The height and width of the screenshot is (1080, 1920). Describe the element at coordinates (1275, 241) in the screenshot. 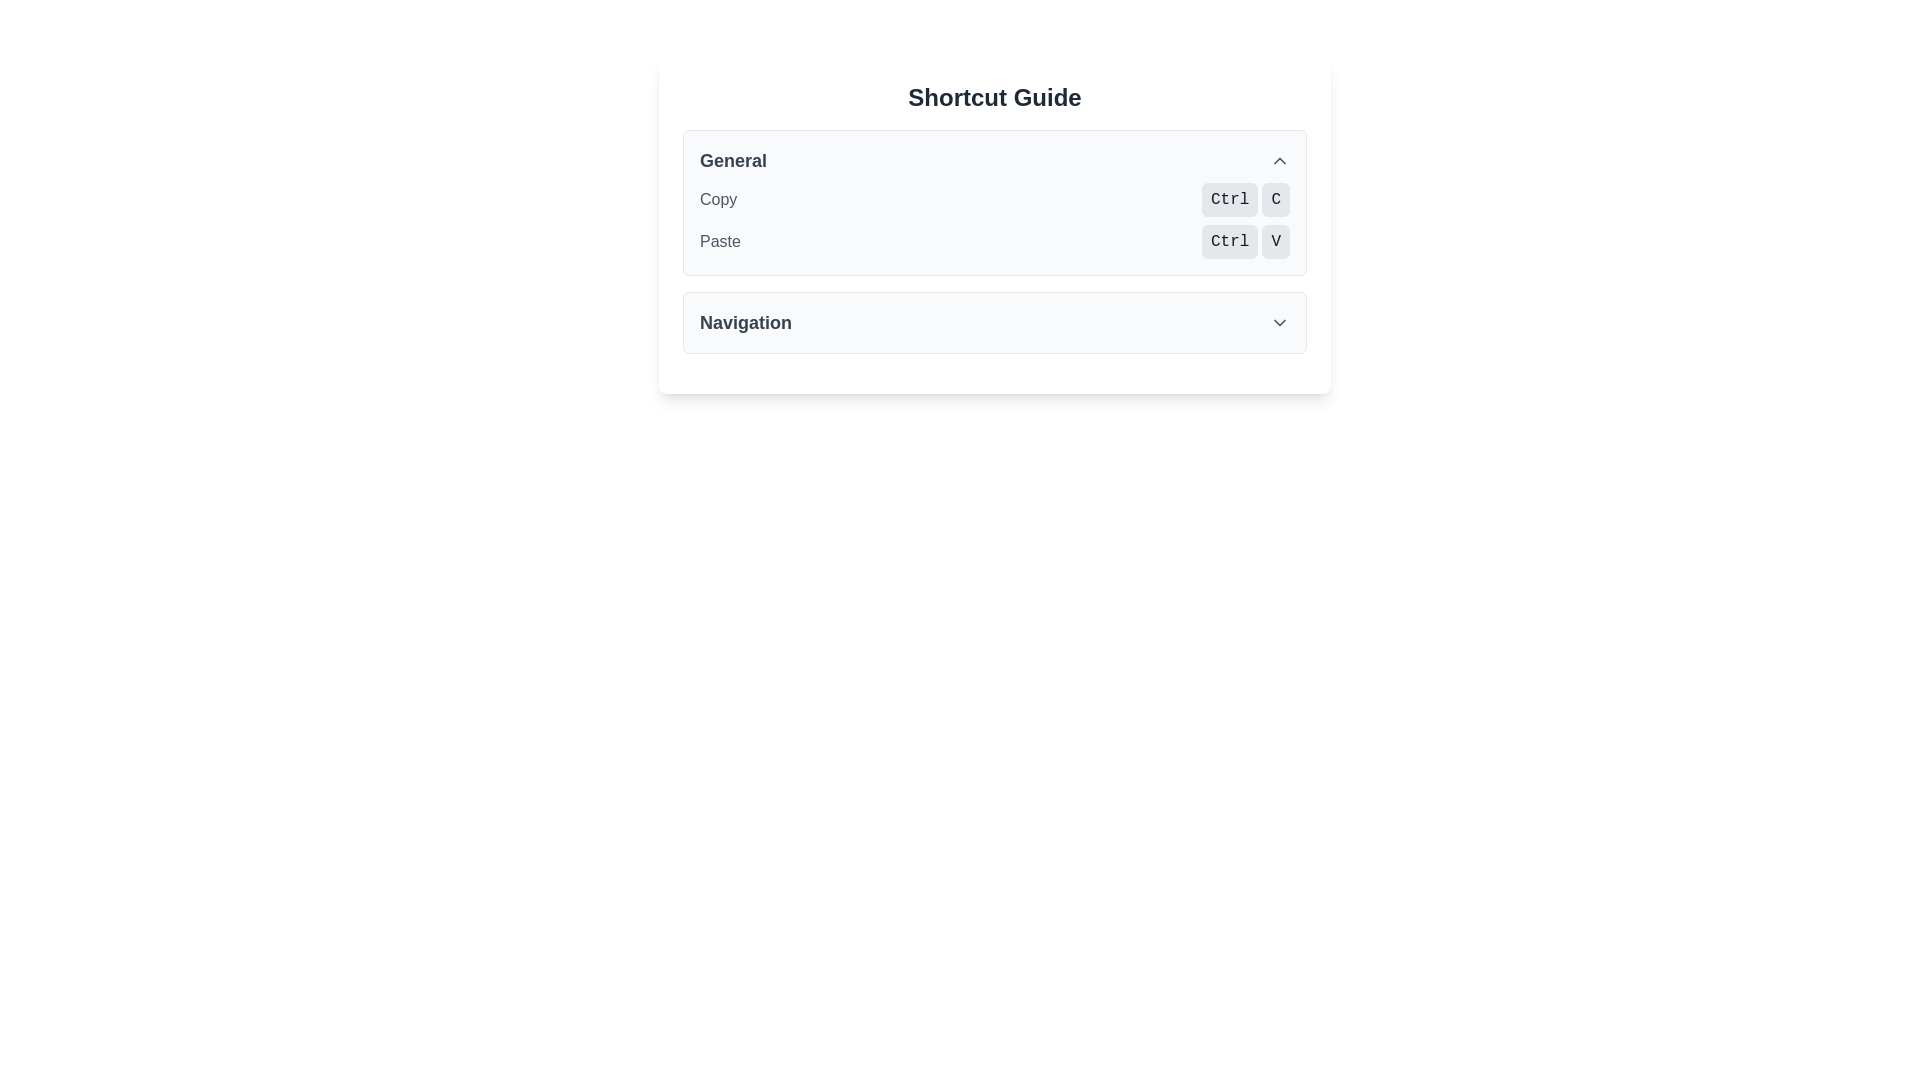

I see `the 'V' key label, which is part of a keyboard shortcut visual group located to the right of the 'Ctrl' label in the 'General' section of the shortcut guide interface` at that location.